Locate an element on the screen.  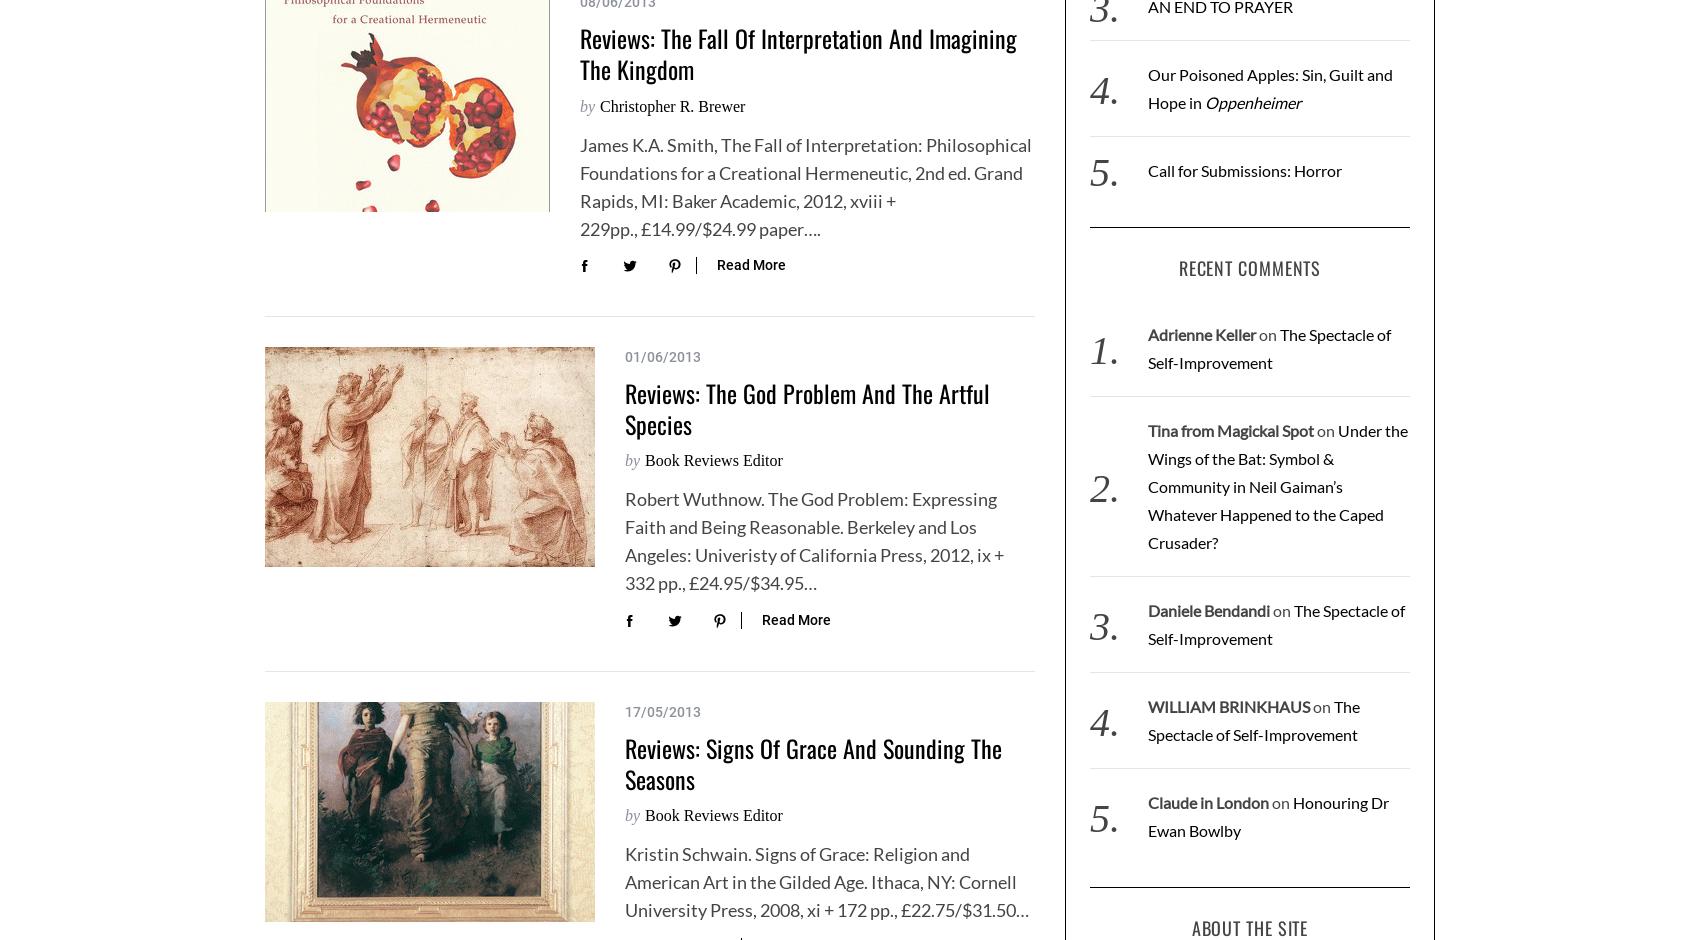
'Claude in London' is located at coordinates (1206, 802).